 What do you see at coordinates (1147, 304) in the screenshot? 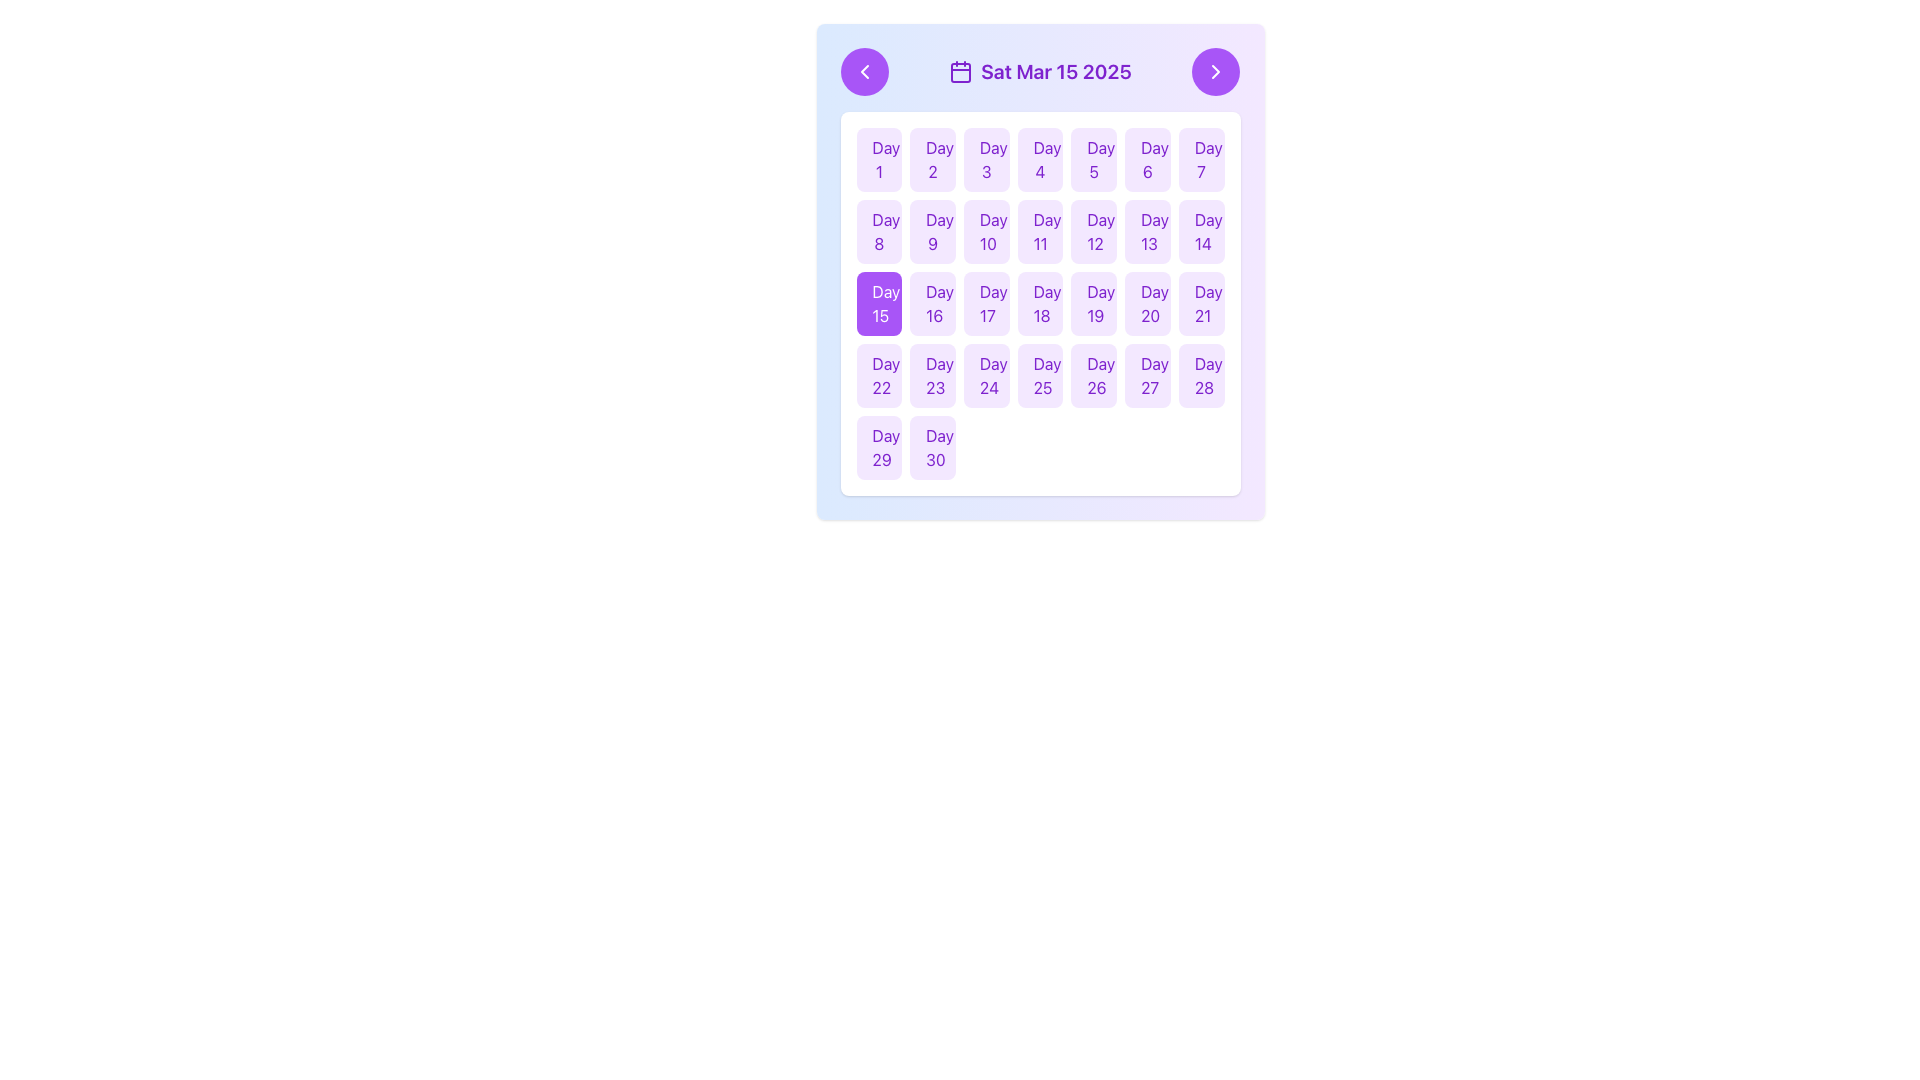
I see `the 'Day 20' button with a light purple background and purple text` at bounding box center [1147, 304].